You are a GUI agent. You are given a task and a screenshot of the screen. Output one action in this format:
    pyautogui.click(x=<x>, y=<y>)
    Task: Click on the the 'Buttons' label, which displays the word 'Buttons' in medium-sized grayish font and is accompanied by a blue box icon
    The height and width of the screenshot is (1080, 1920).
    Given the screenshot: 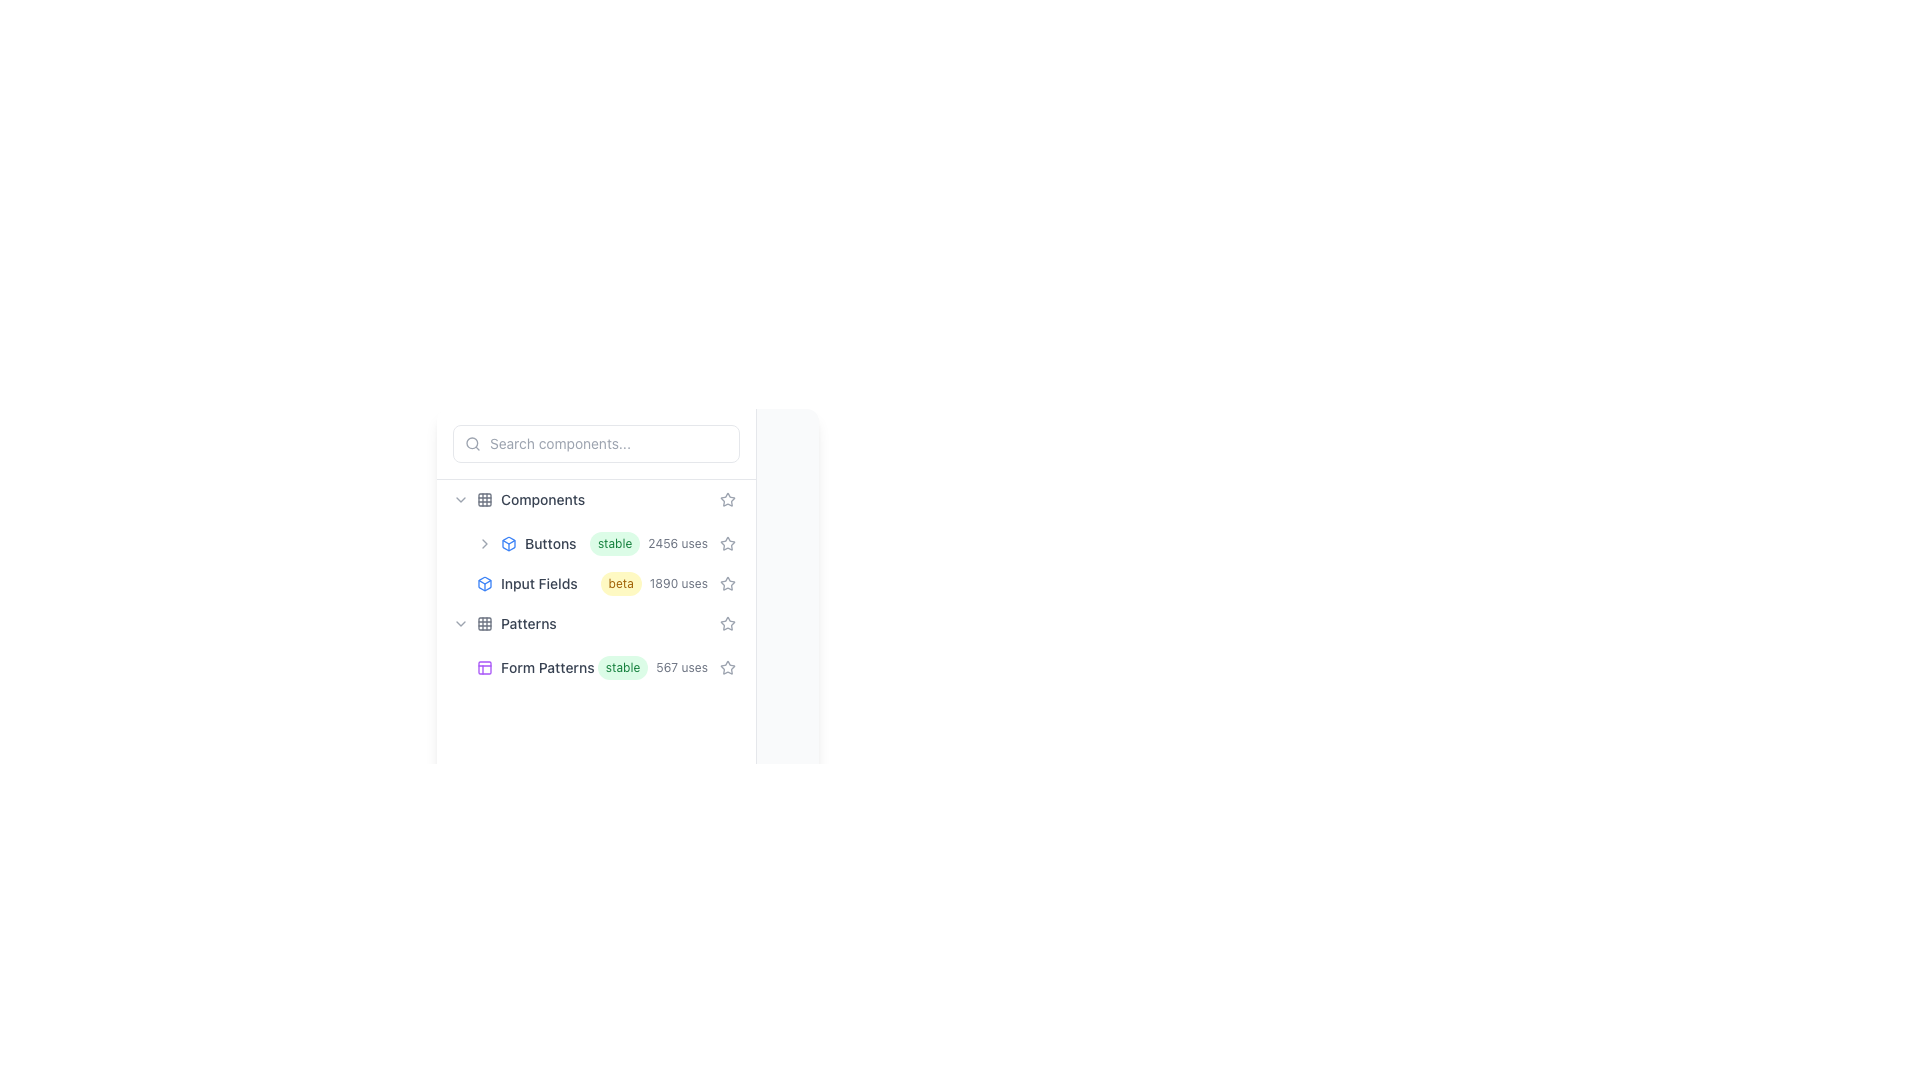 What is the action you would take?
    pyautogui.click(x=533, y=543)
    